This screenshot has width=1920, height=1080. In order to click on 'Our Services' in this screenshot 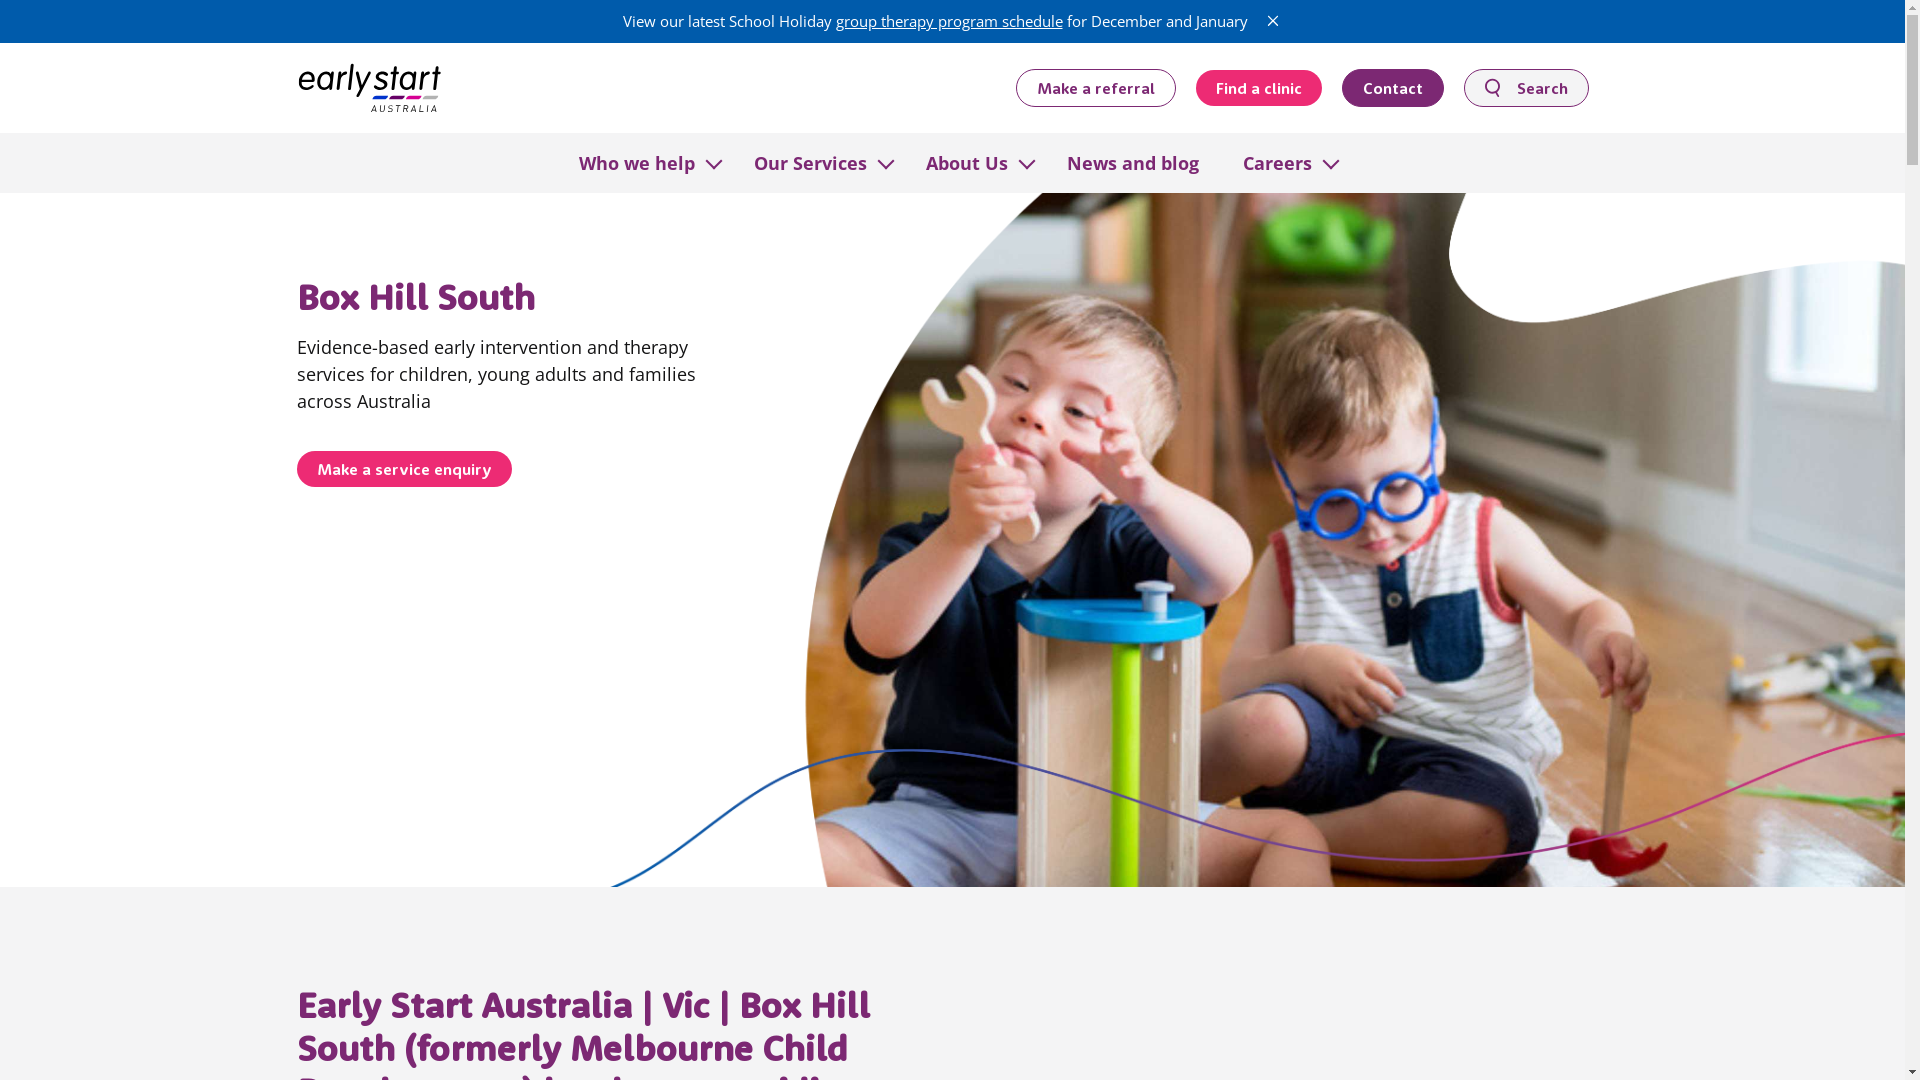, I will do `click(810, 161)`.